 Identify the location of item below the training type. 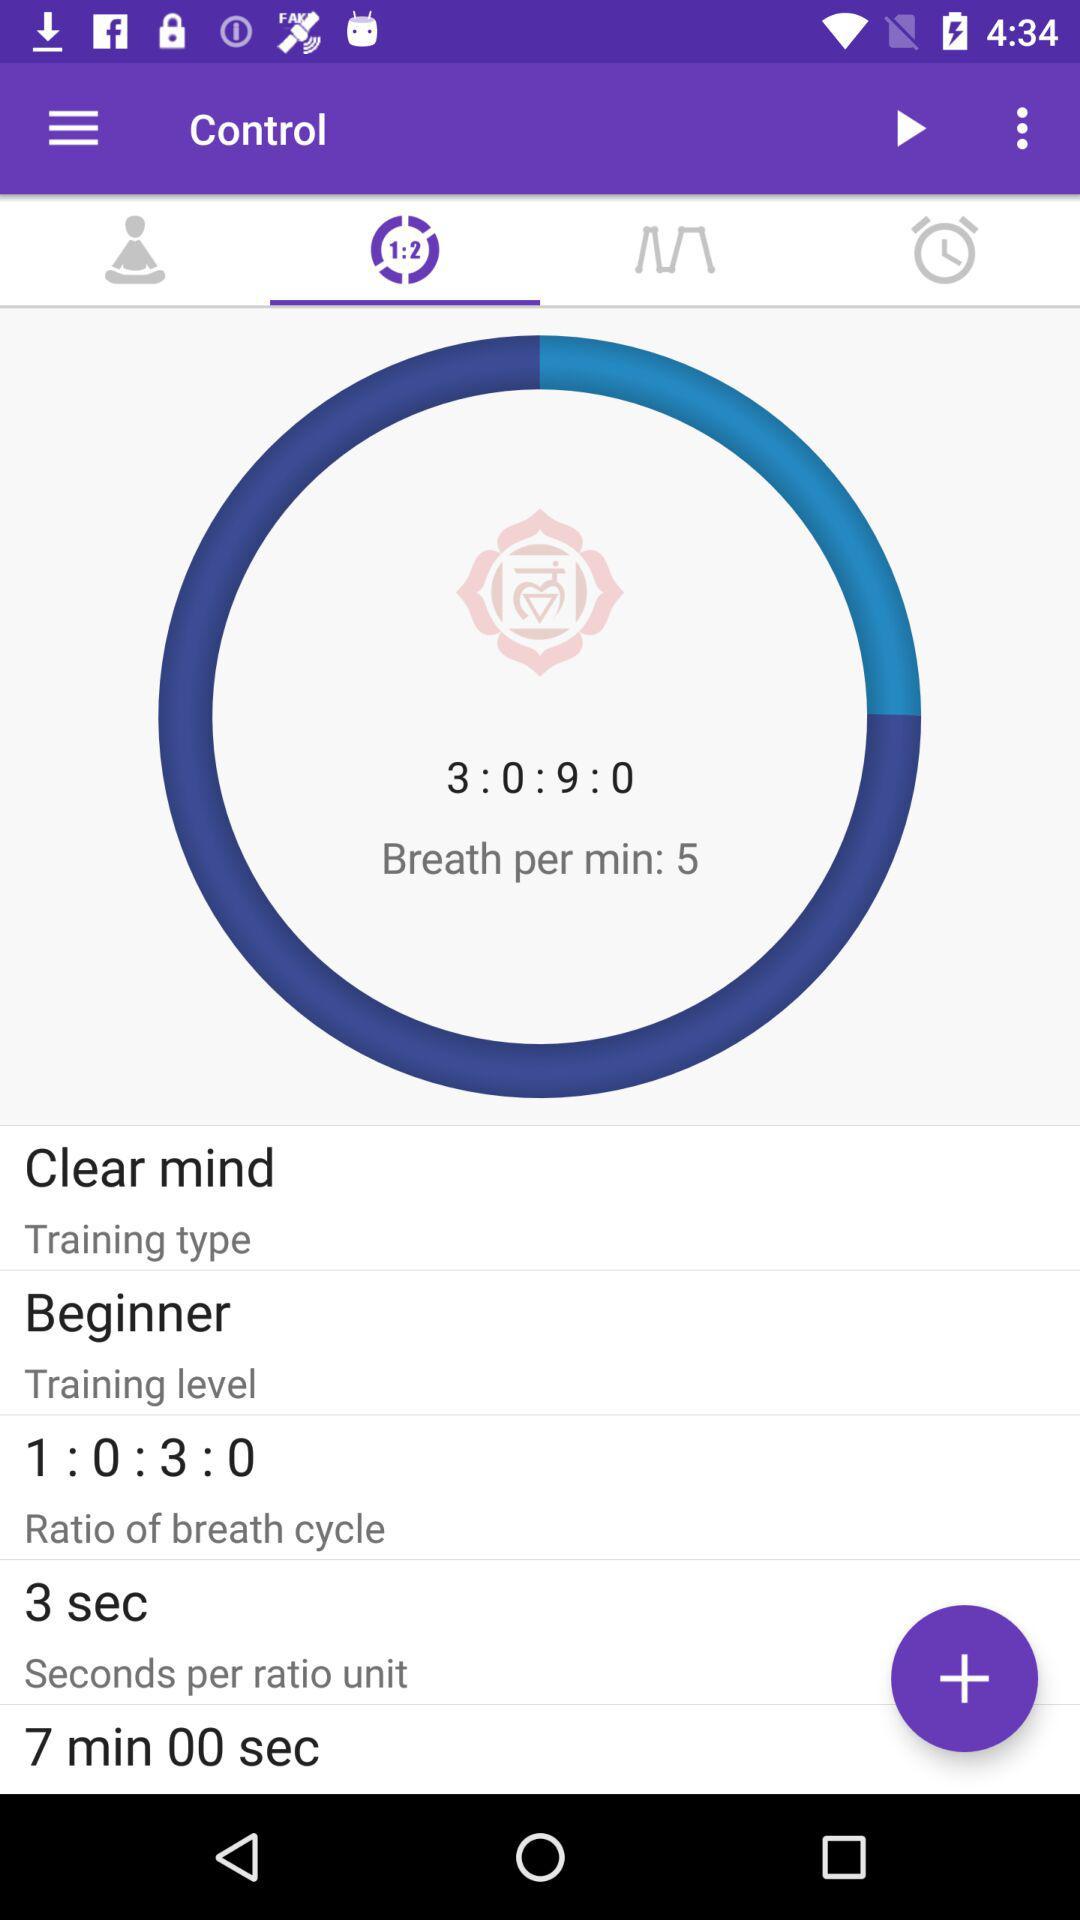
(540, 1310).